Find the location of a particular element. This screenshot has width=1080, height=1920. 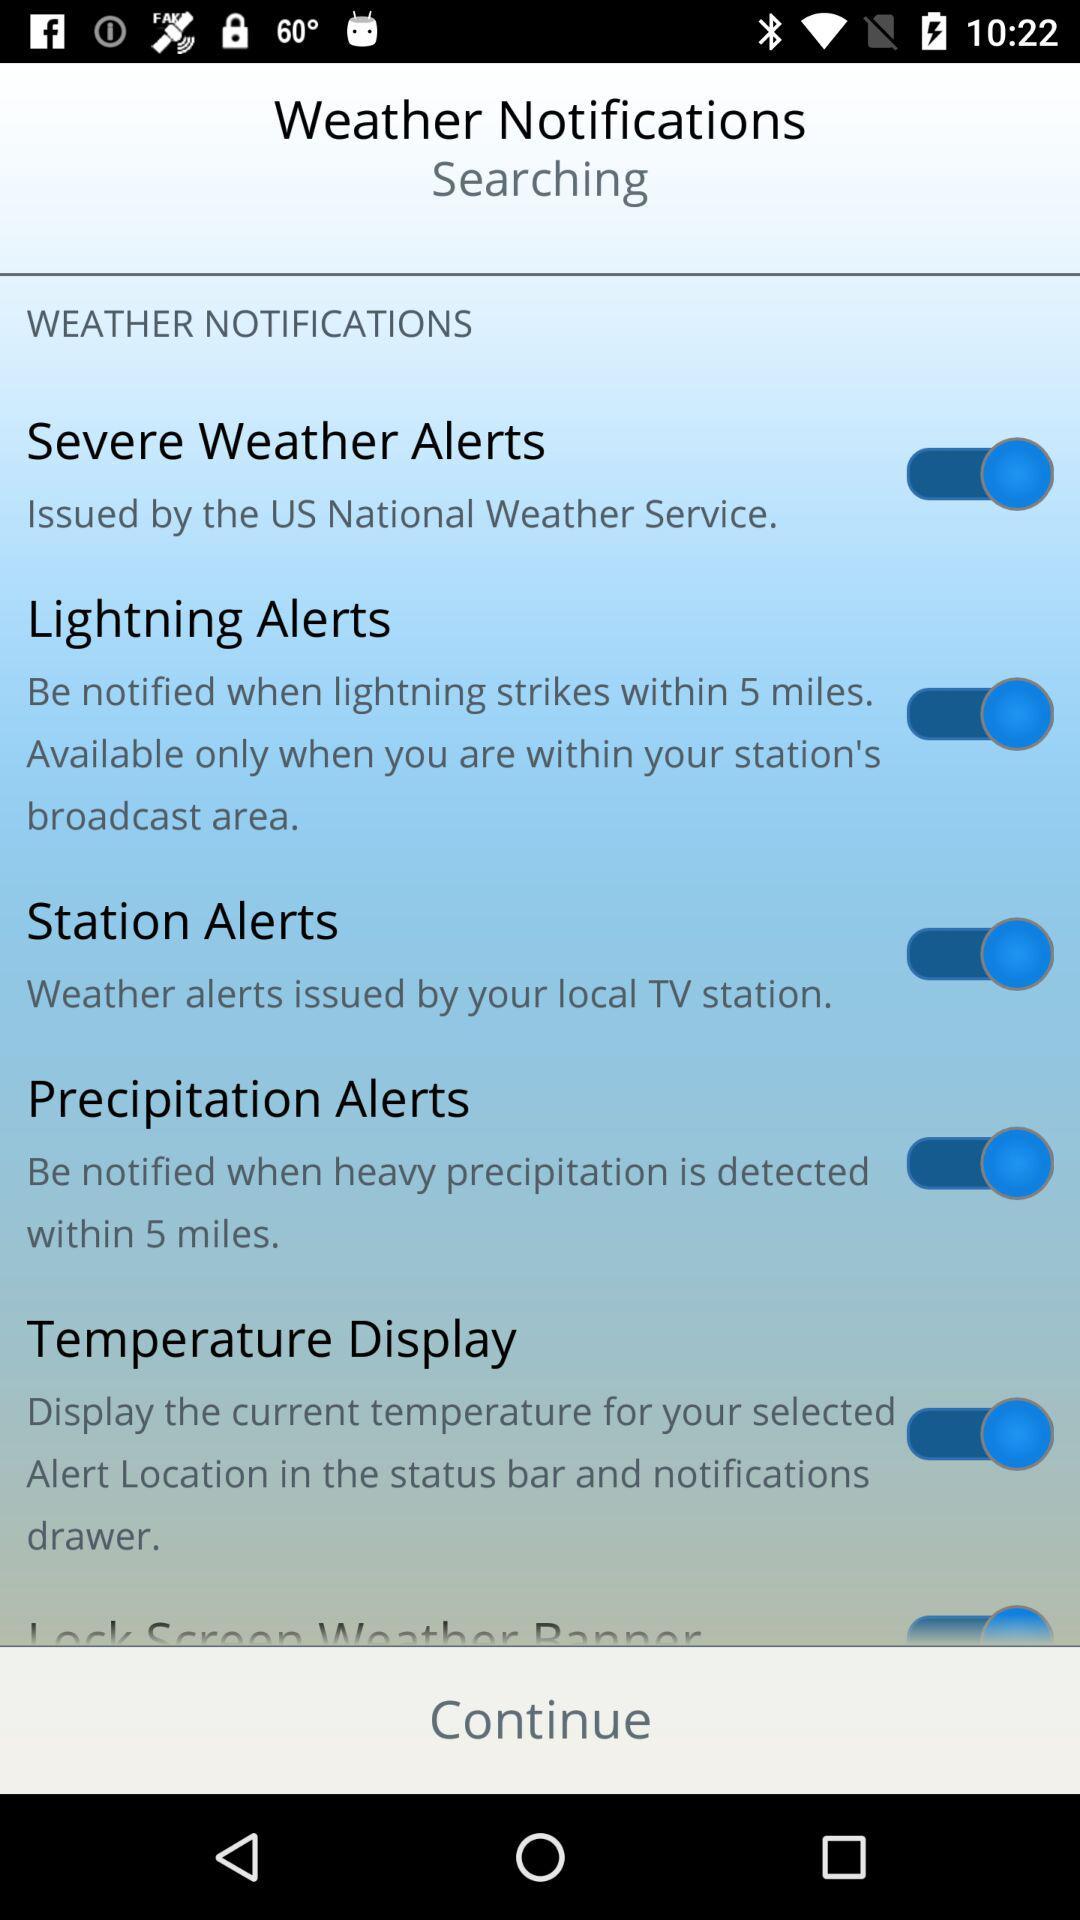

icon below precipitation alerts be is located at coordinates (540, 1433).